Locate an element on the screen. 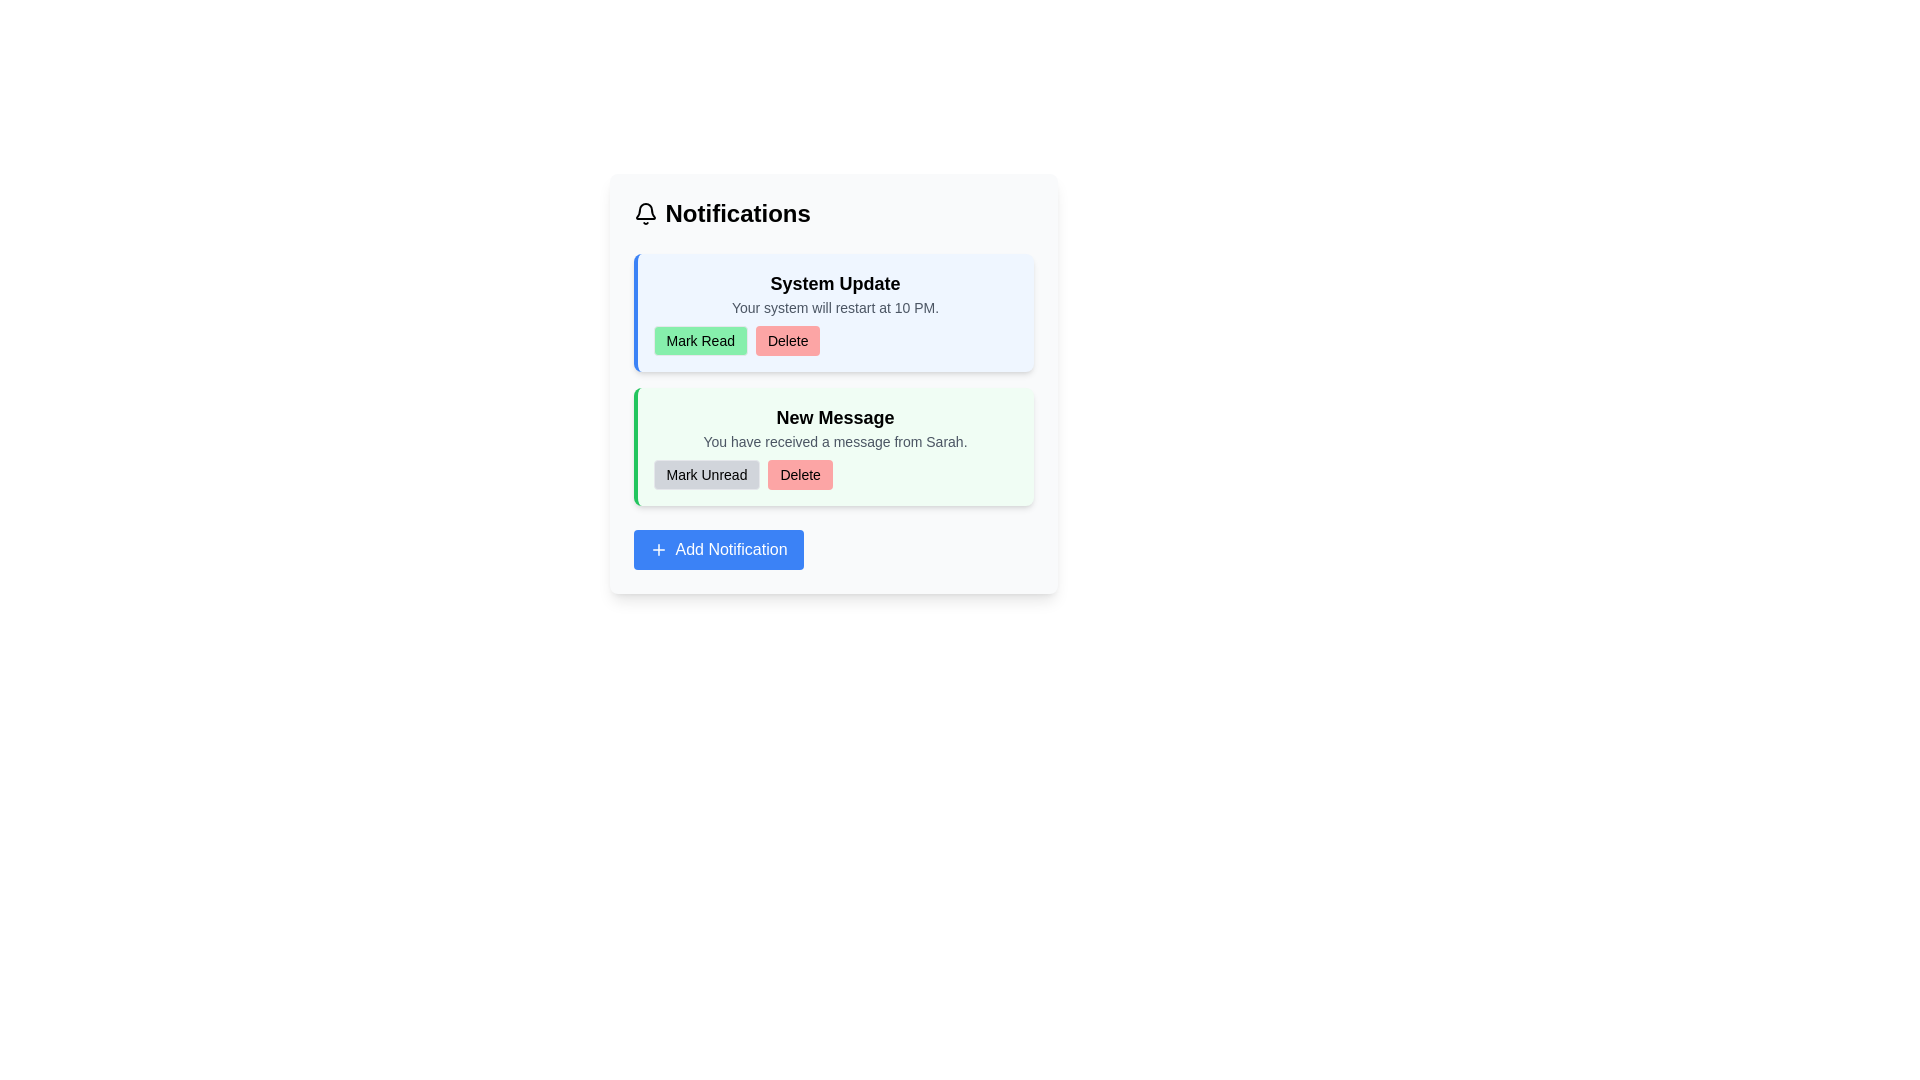 The image size is (1920, 1080). the bold text label reading 'New Message' within the green-tinted notification card located below the 'System Update' card in the notification list is located at coordinates (835, 416).